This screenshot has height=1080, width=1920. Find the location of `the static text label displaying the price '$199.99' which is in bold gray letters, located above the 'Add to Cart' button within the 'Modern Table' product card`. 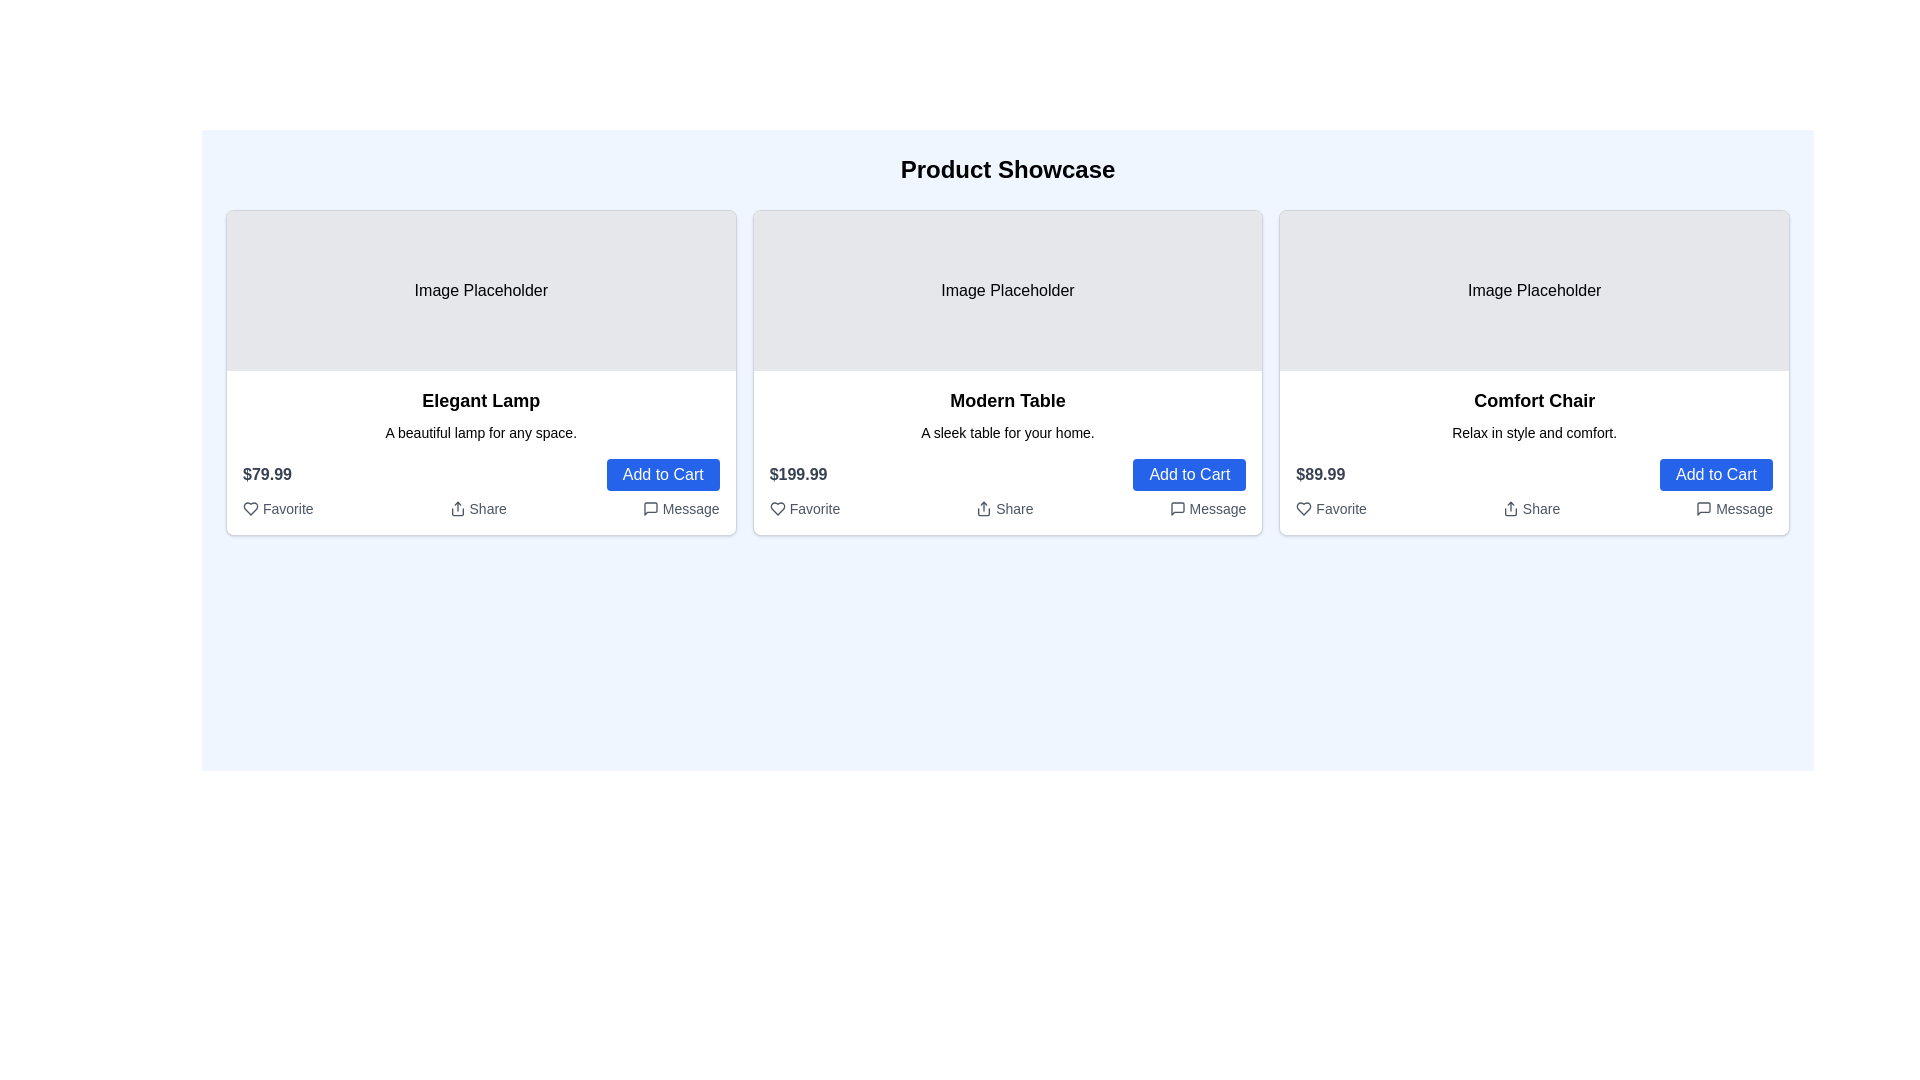

the static text label displaying the price '$199.99' which is in bold gray letters, located above the 'Add to Cart' button within the 'Modern Table' product card is located at coordinates (797, 474).